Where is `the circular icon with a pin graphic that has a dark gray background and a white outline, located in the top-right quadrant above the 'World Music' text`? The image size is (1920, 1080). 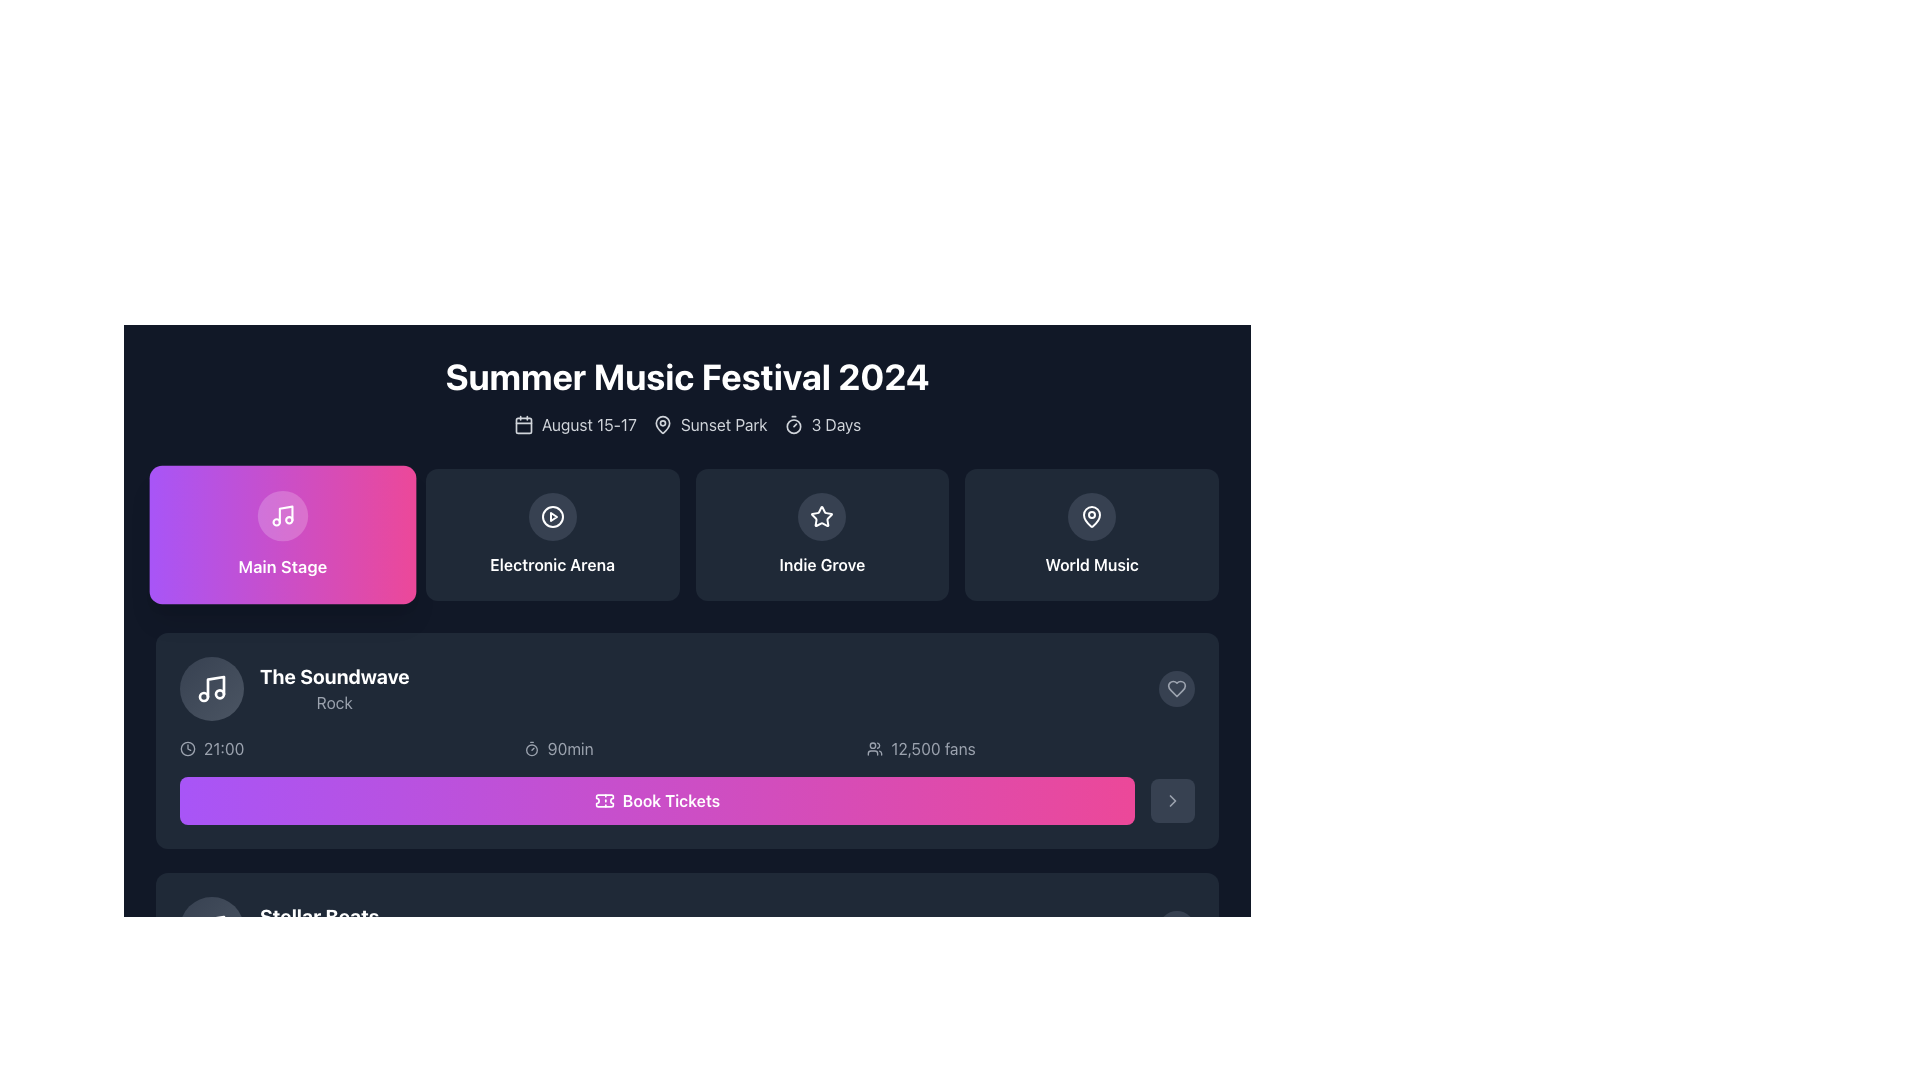
the circular icon with a pin graphic that has a dark gray background and a white outline, located in the top-right quadrant above the 'World Music' text is located at coordinates (1091, 515).